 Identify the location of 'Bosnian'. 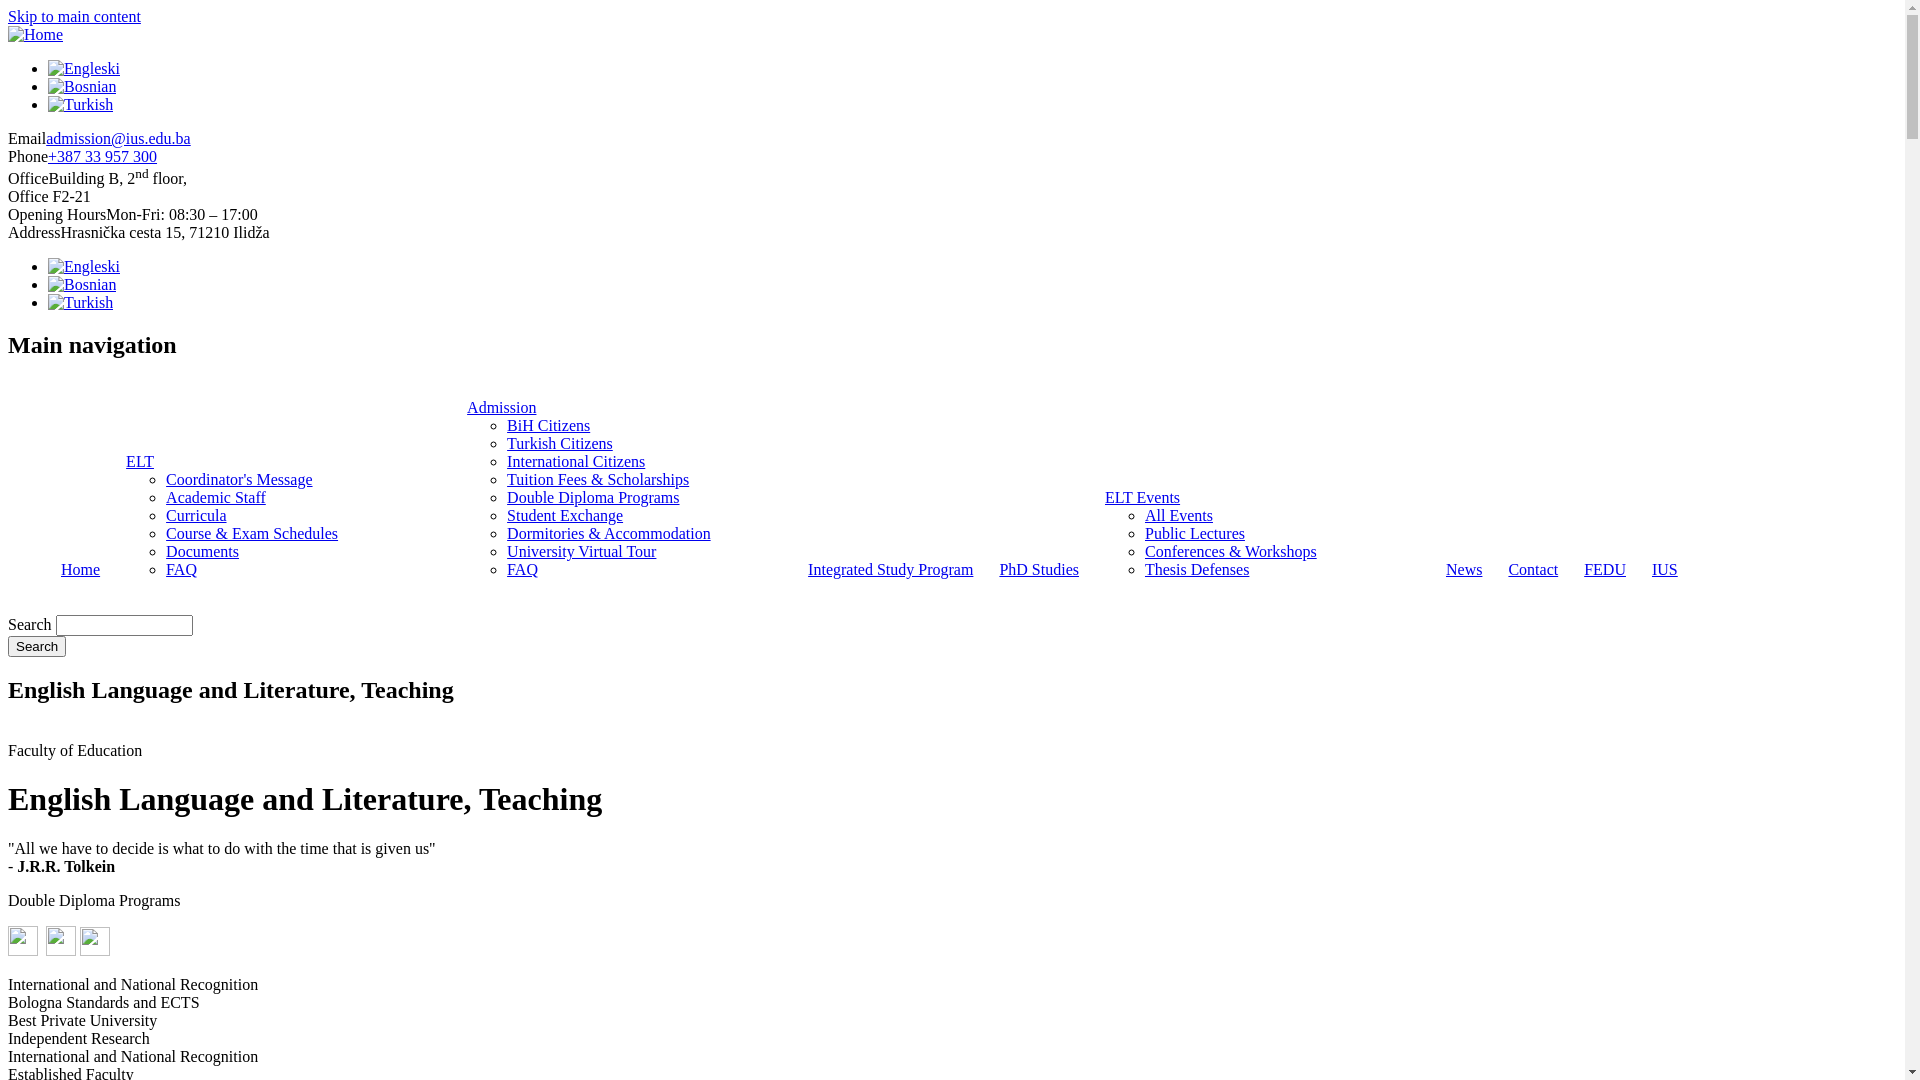
(80, 86).